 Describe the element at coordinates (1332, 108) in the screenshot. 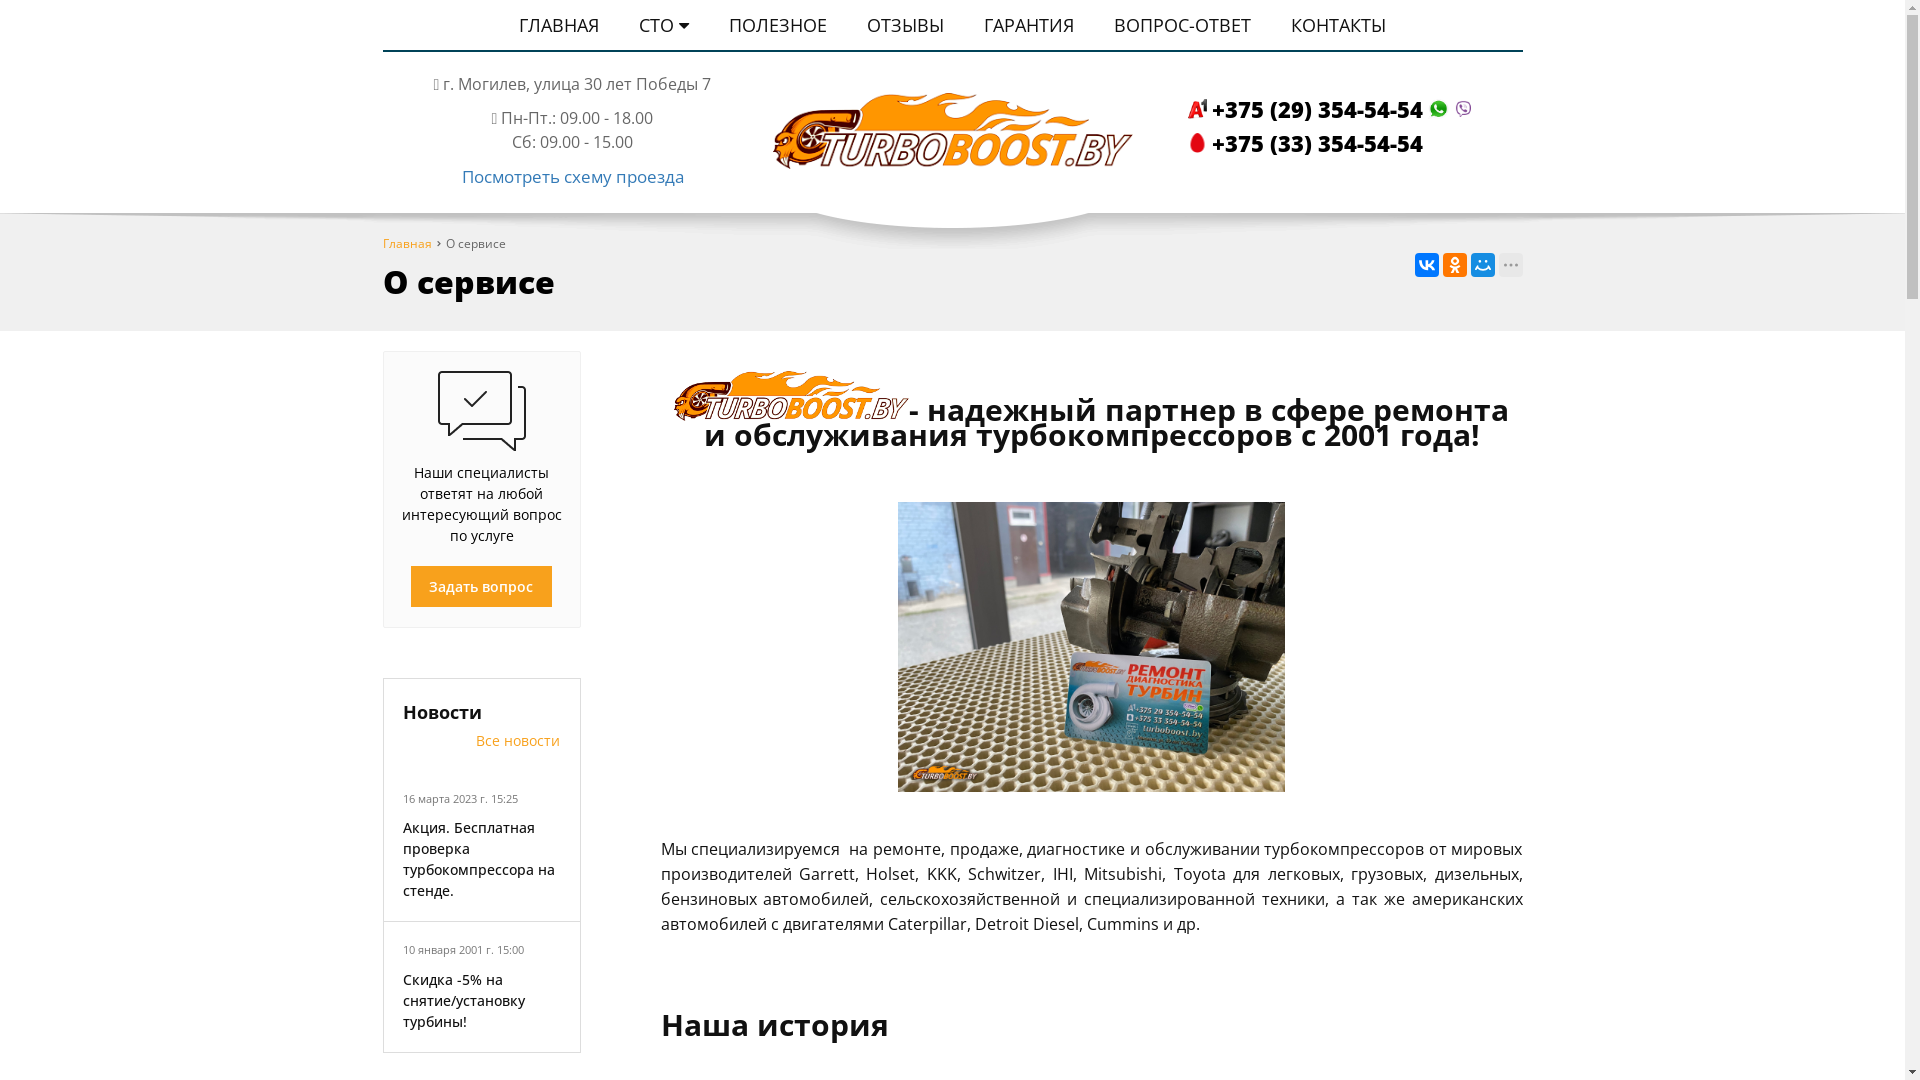

I see `'+375 (29) 354-54-54'` at that location.